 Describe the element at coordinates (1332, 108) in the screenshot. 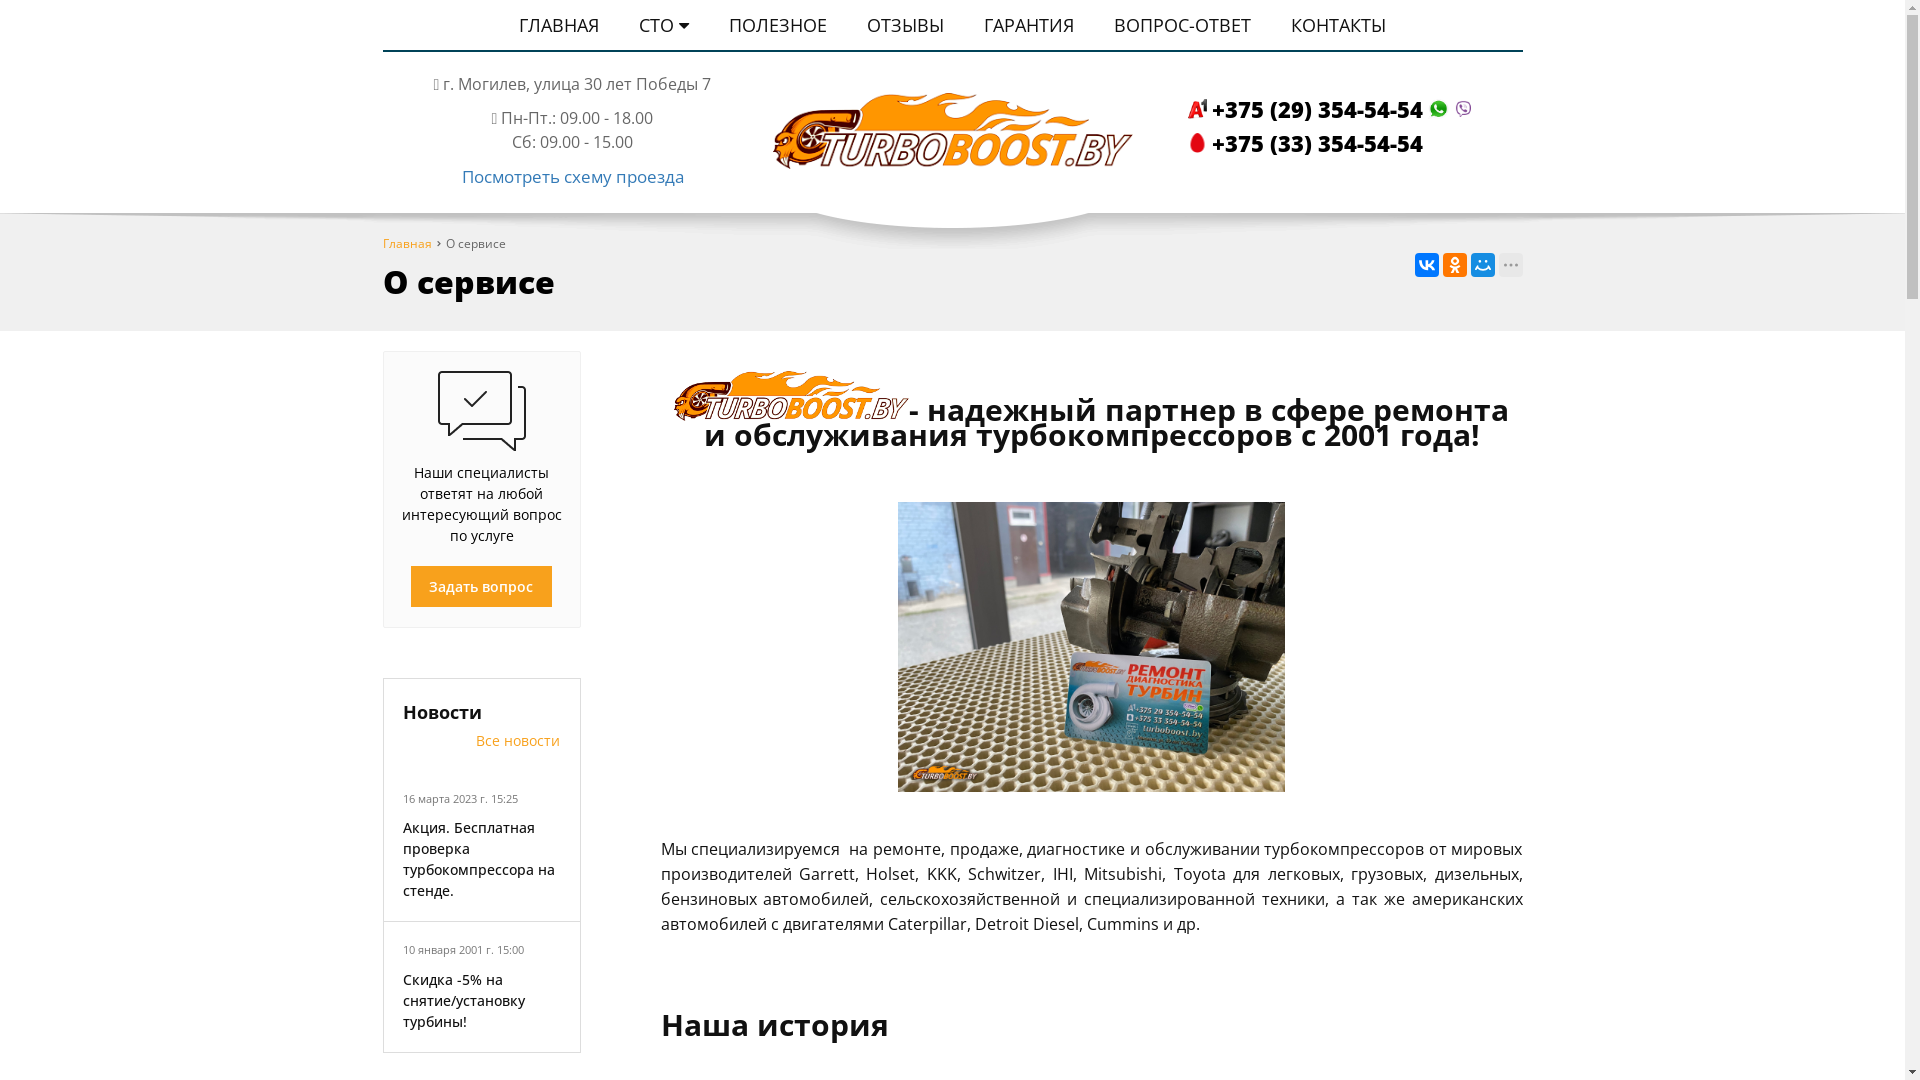

I see `'+375 (29) 354-54-54'` at that location.